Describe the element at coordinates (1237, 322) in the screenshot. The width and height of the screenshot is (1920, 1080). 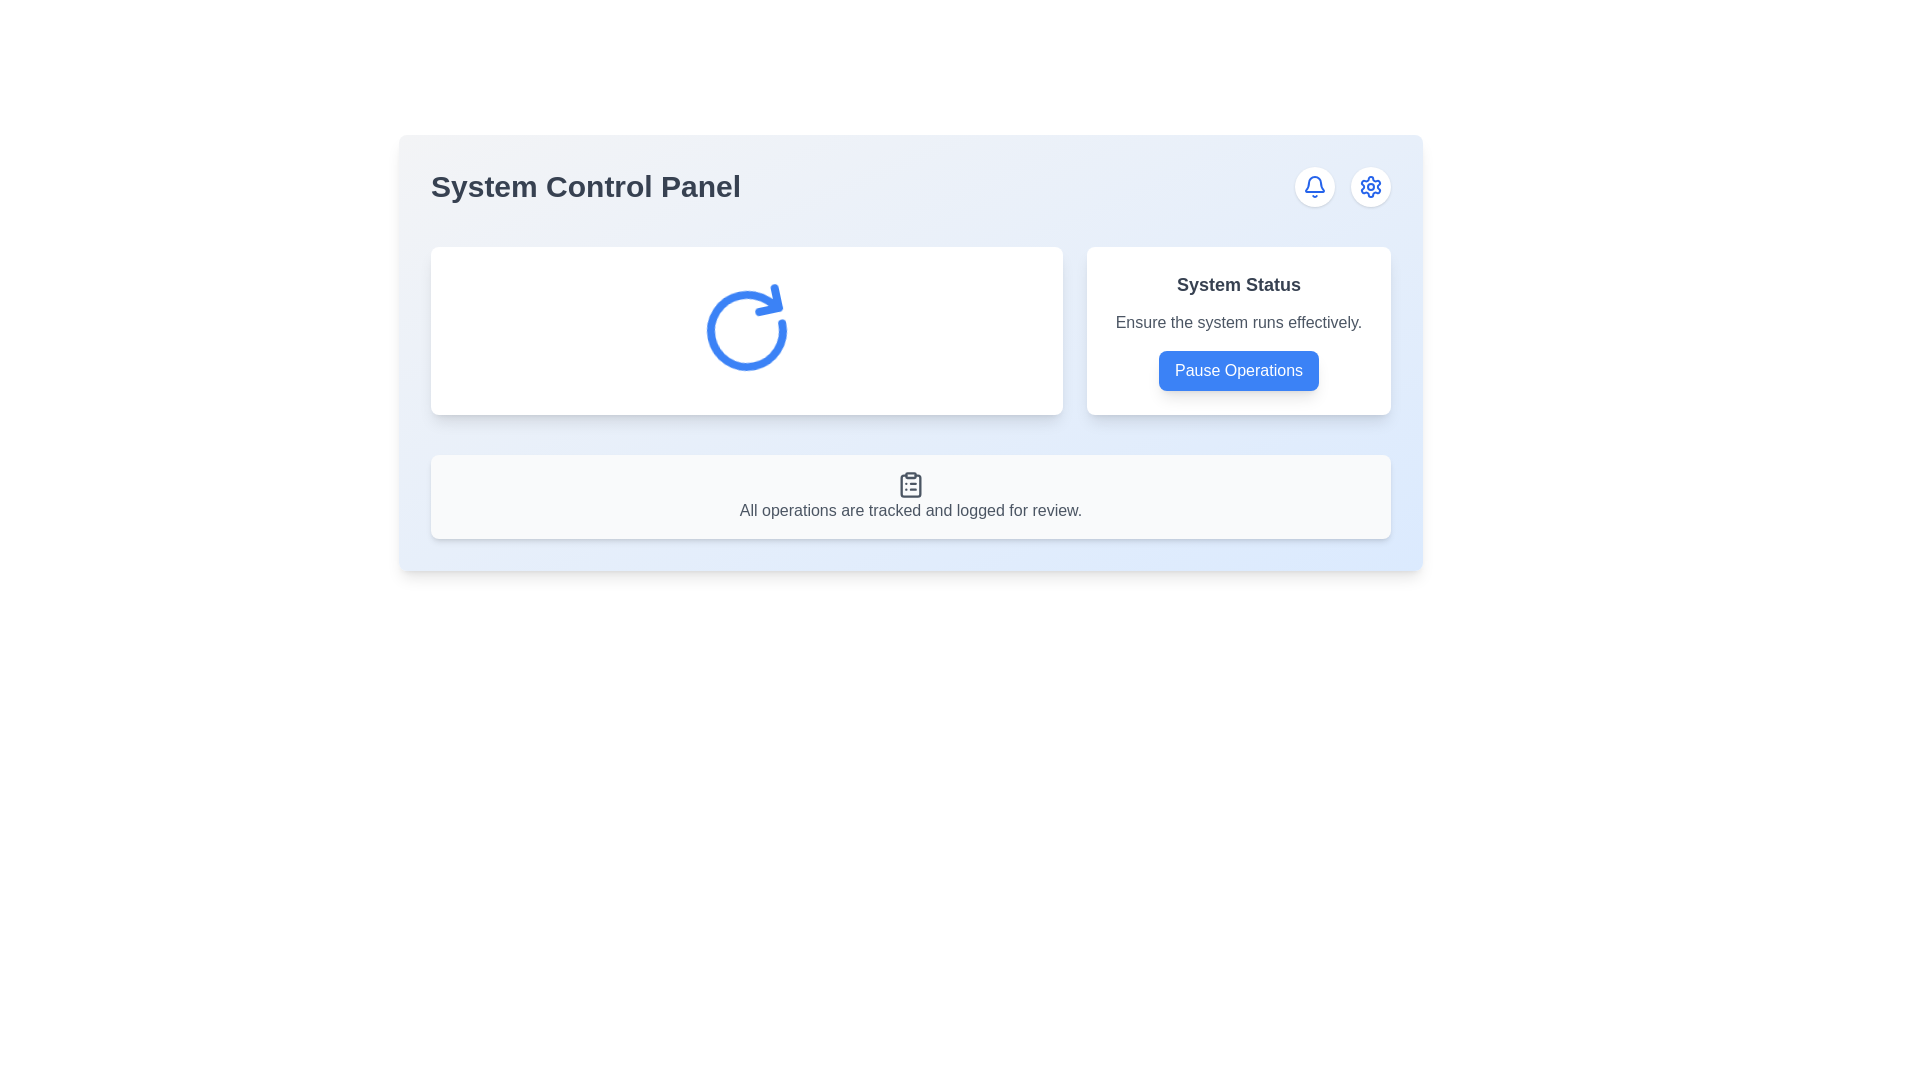
I see `the static text label displaying 'Ensure the system runs effectively.' located in the 'System Status' panel` at that location.